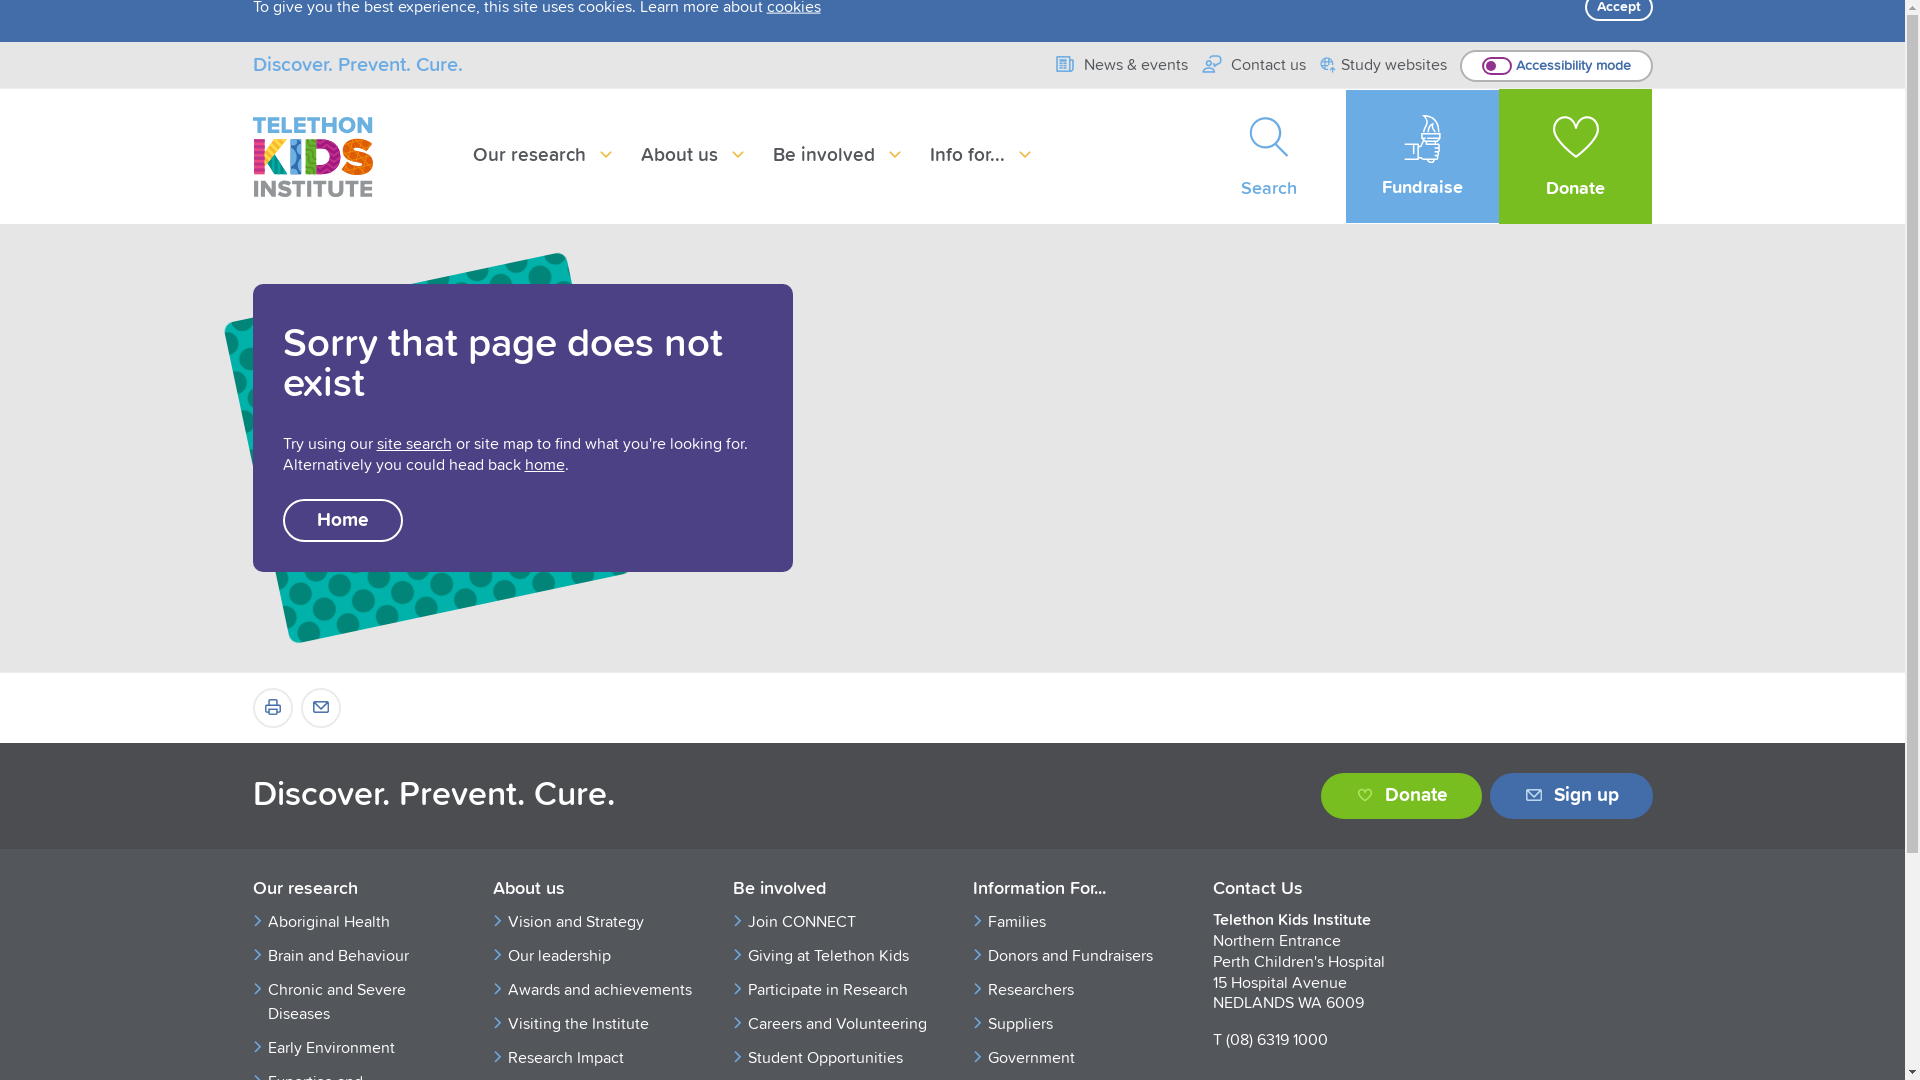 The image size is (1920, 1080). Describe the element at coordinates (360, 1002) in the screenshot. I see `'Chronic and Severe Diseases'` at that location.